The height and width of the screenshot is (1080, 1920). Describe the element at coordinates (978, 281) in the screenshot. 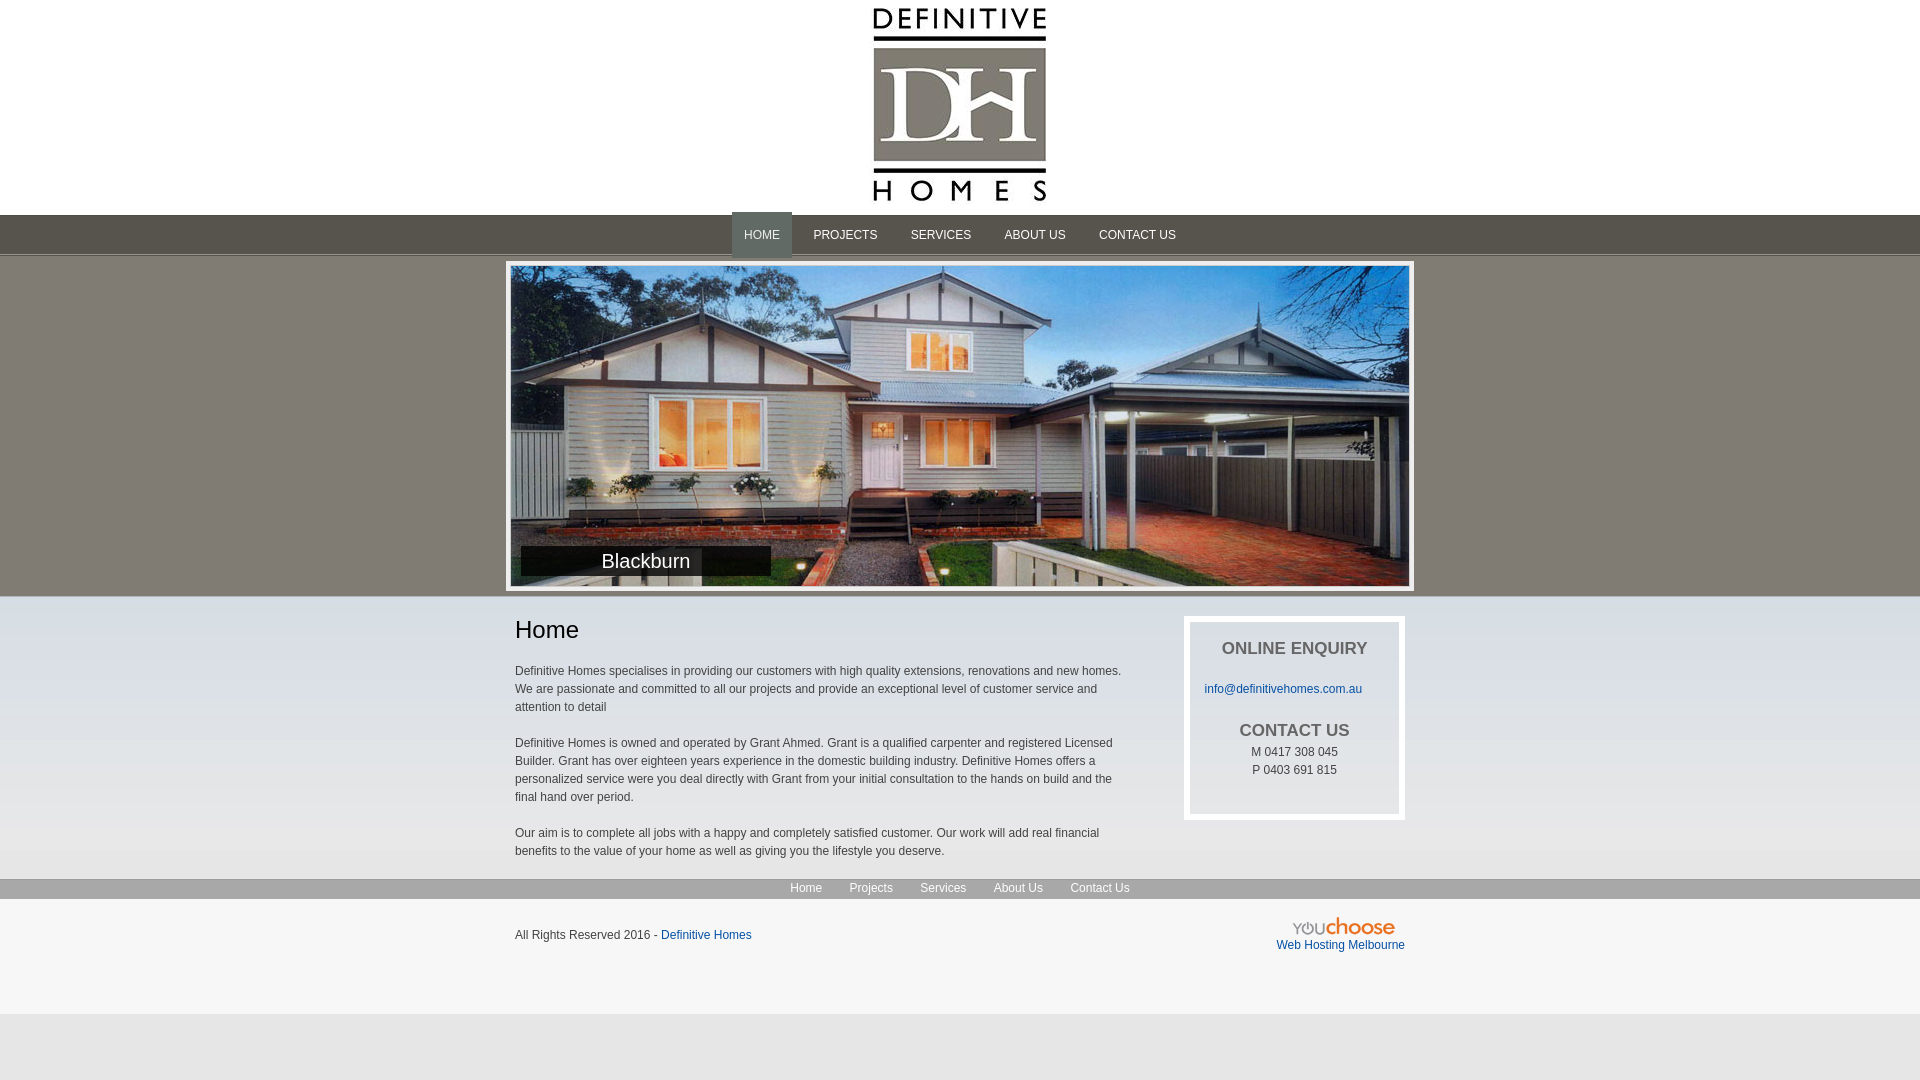

I see `'4'` at that location.